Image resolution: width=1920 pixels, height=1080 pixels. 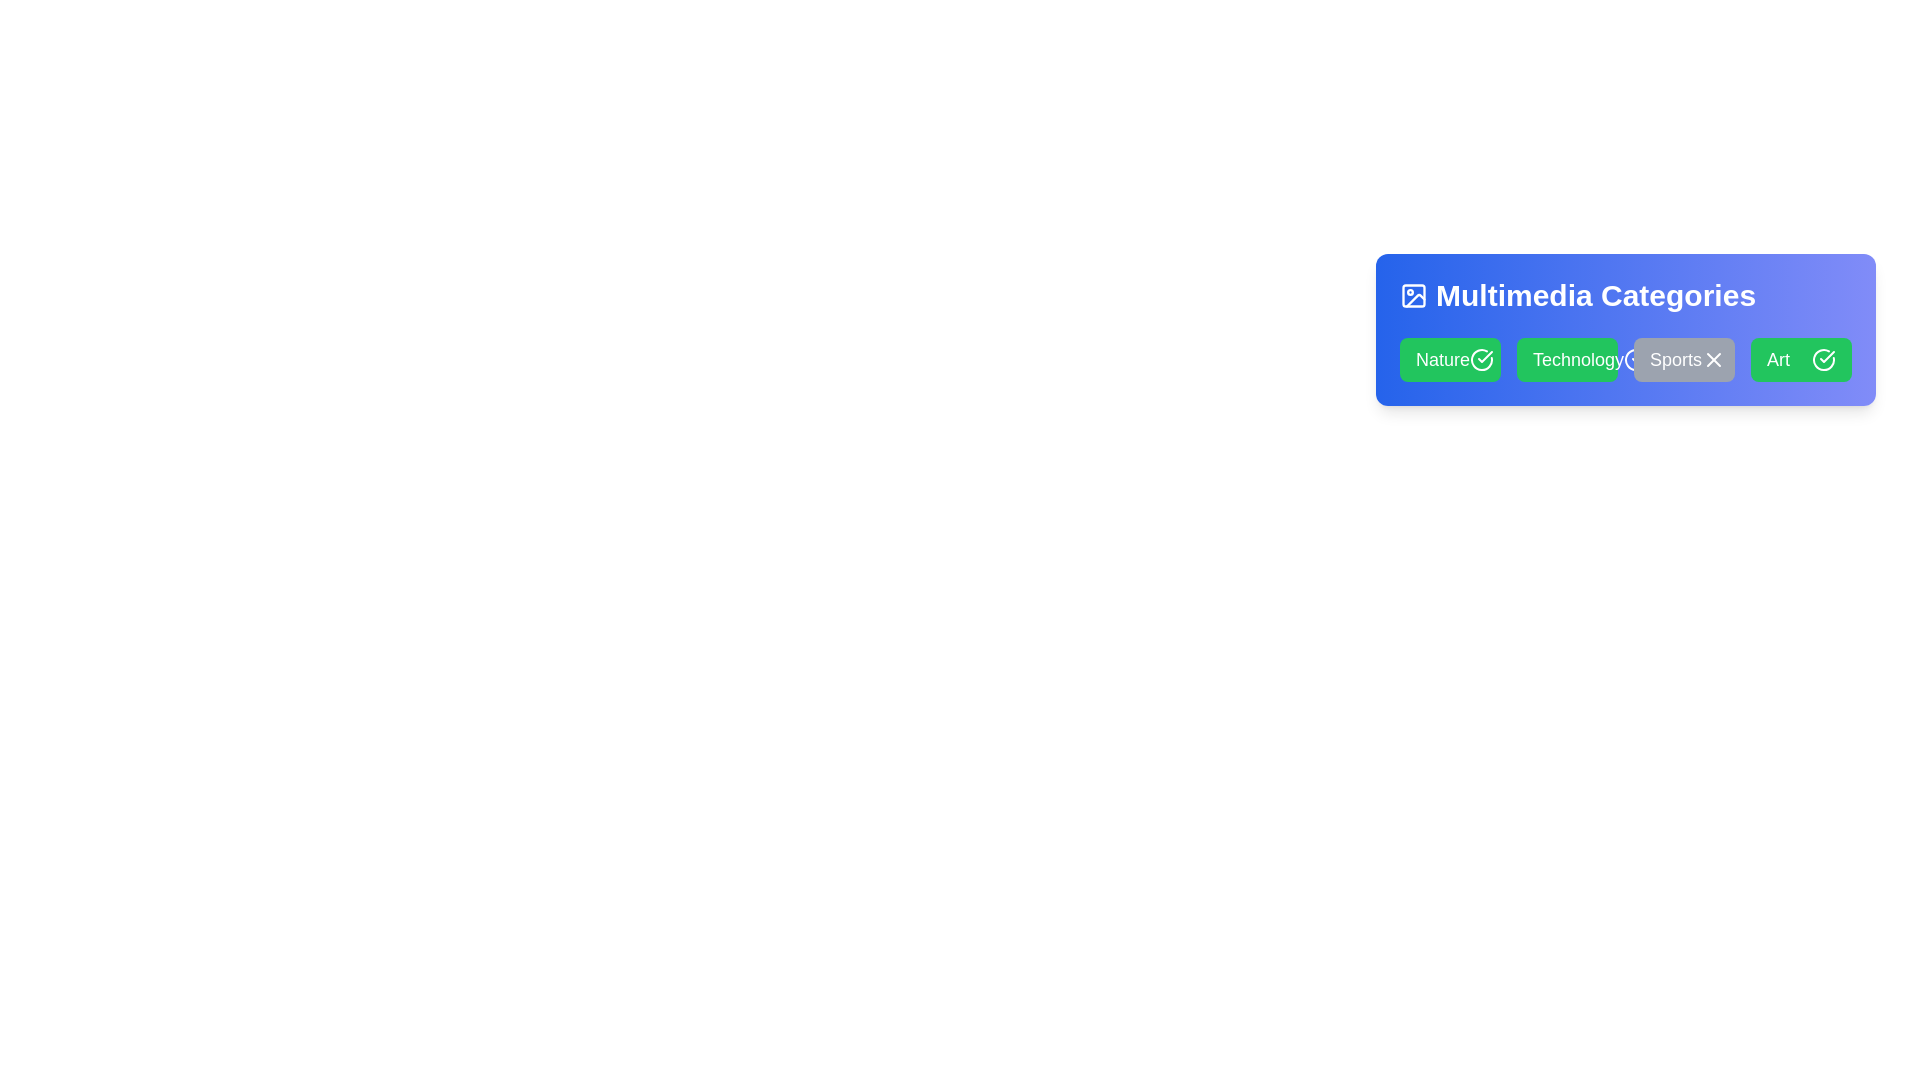 I want to click on the 'Technology' category label, which is located between the 'Nature' and 'Sports' elements in the category selector bar, so click(x=1577, y=358).